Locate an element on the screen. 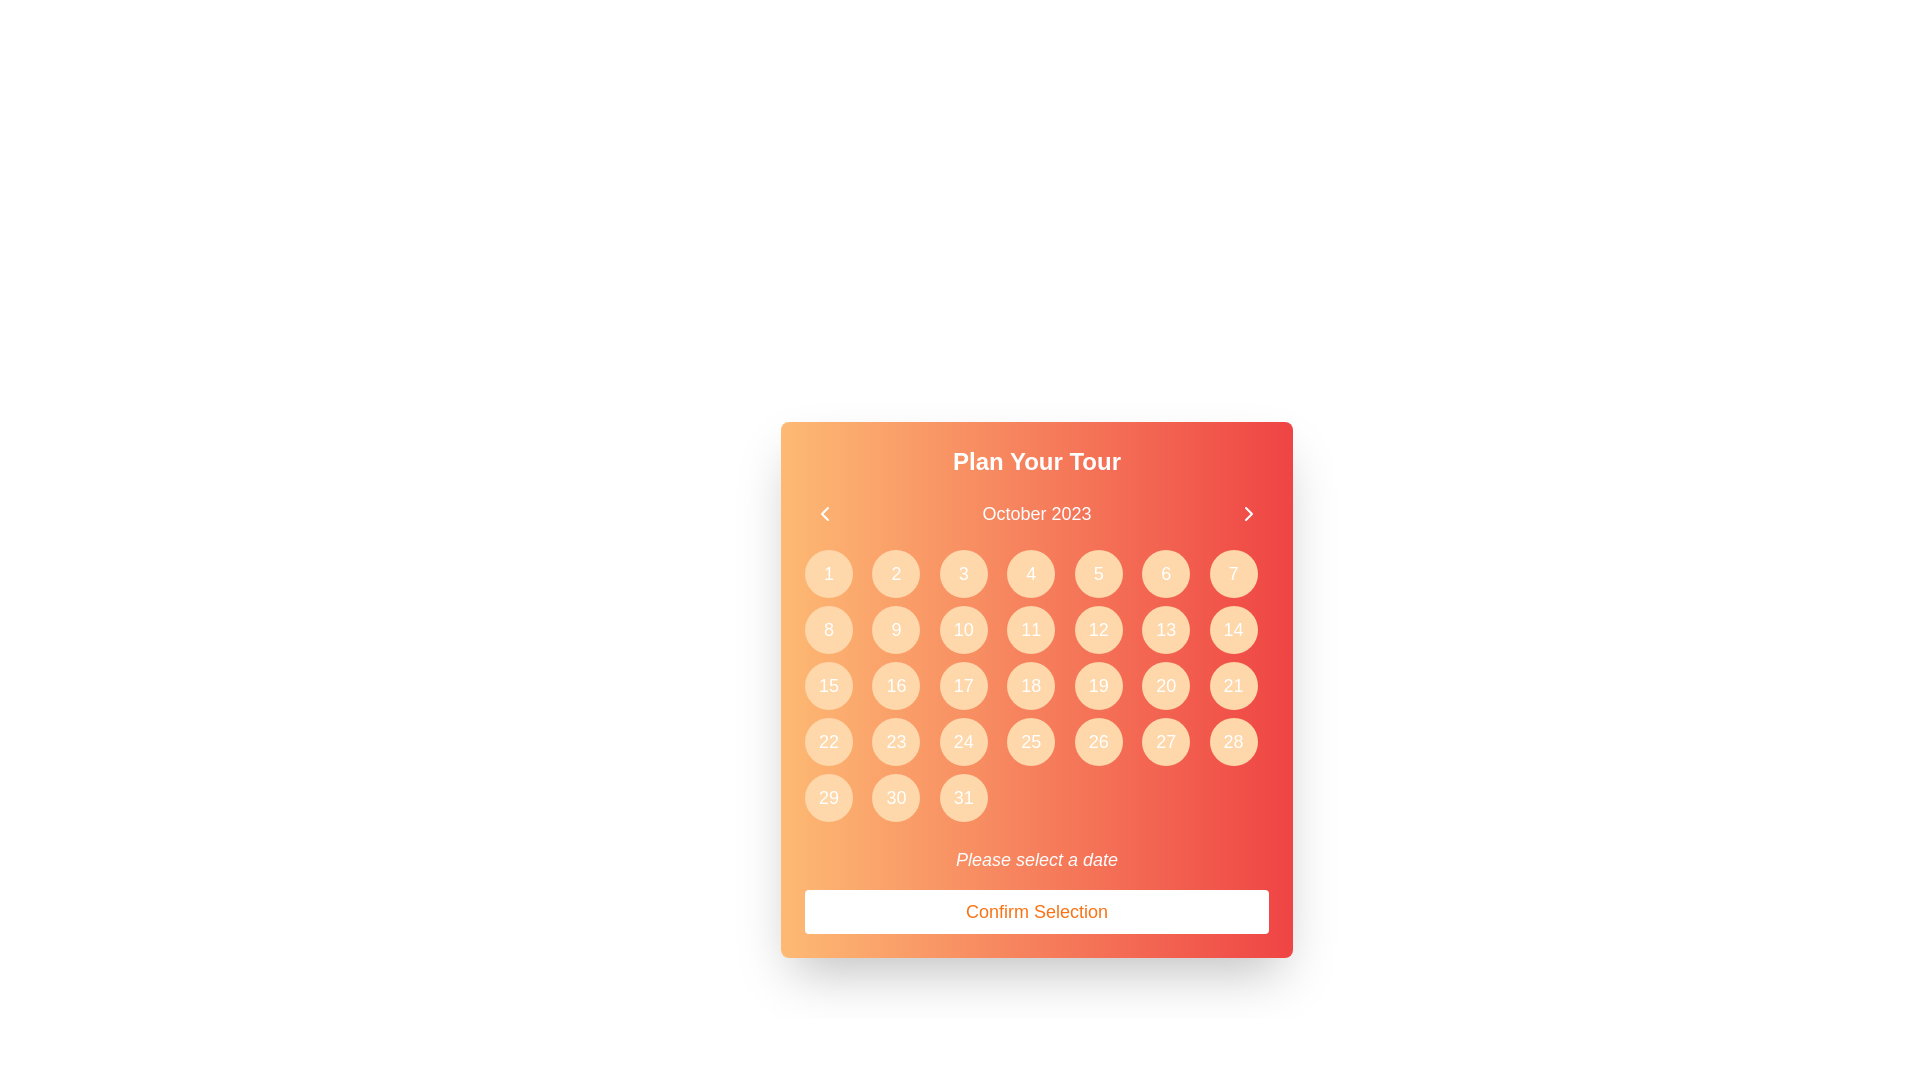 This screenshot has width=1920, height=1080. the button representing the 19th day in the calendar view is located at coordinates (1097, 685).